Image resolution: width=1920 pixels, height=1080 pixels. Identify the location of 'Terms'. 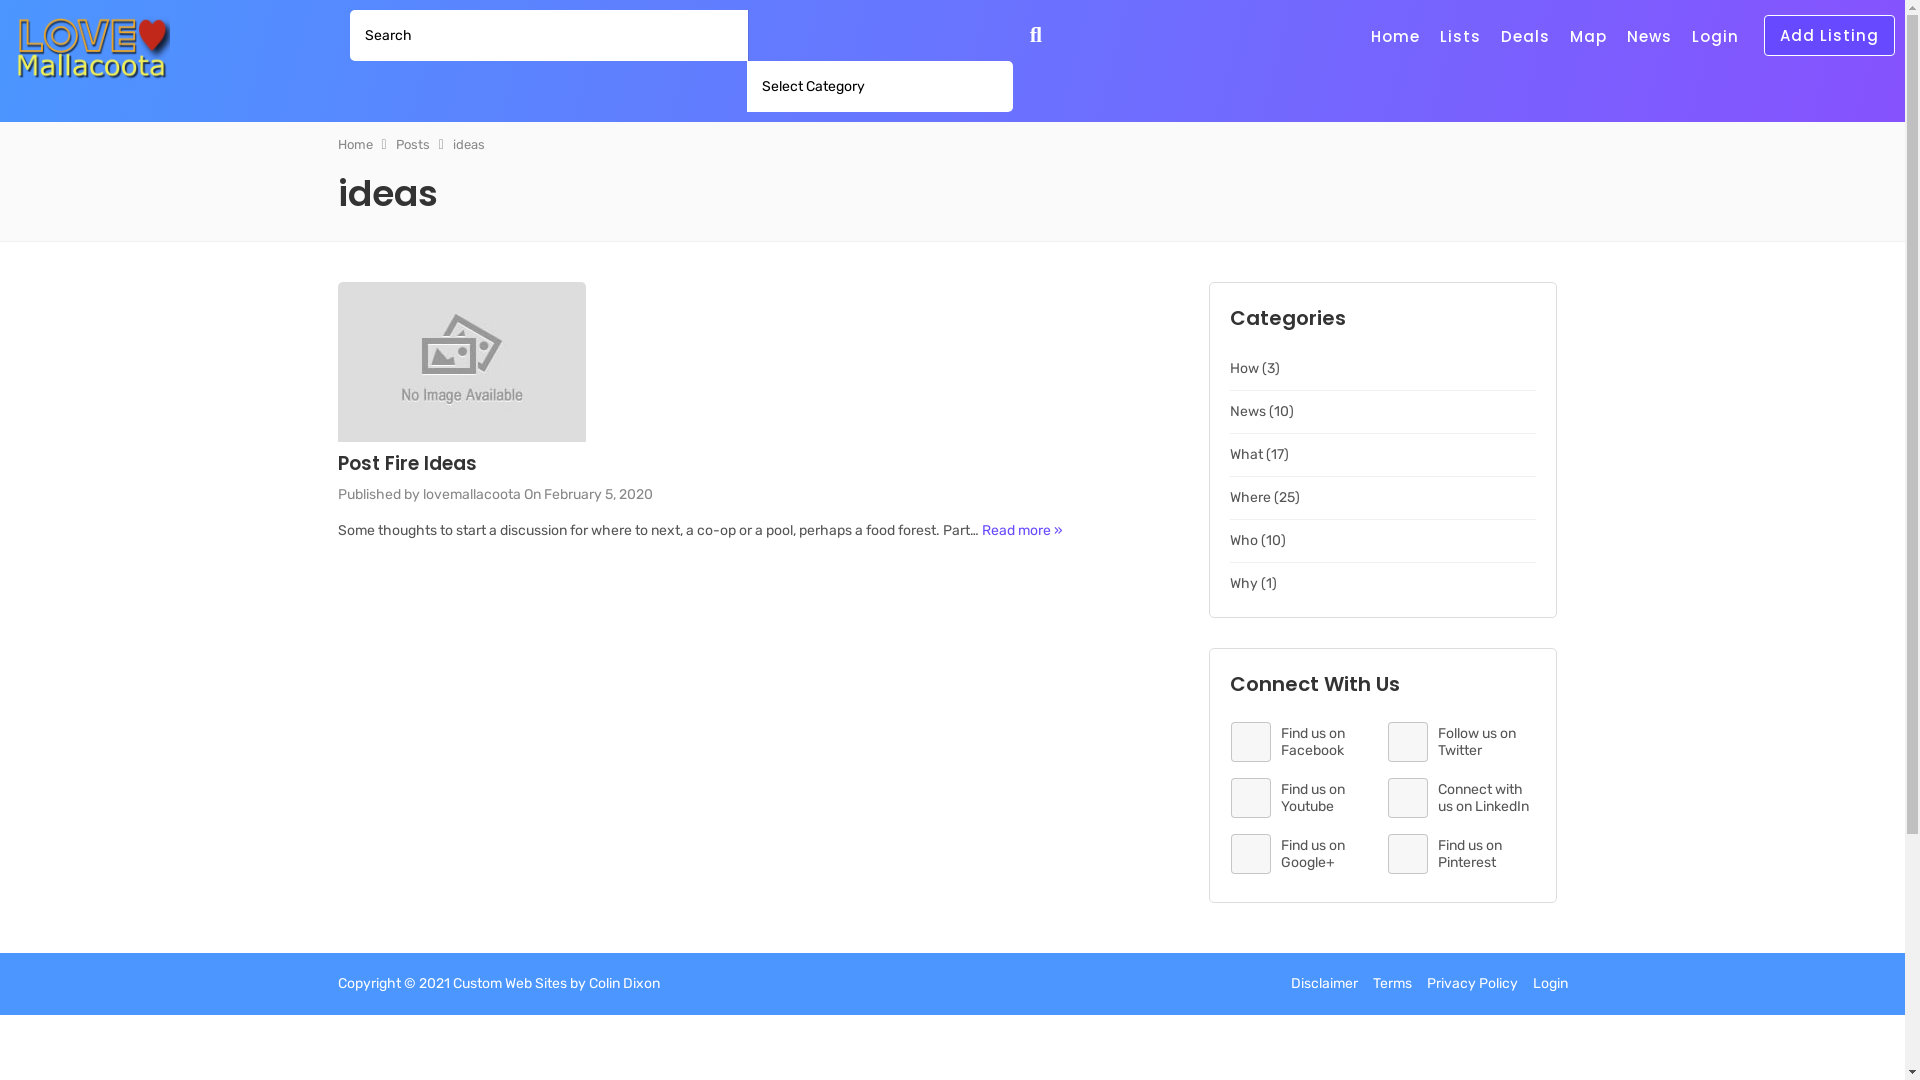
(1390, 982).